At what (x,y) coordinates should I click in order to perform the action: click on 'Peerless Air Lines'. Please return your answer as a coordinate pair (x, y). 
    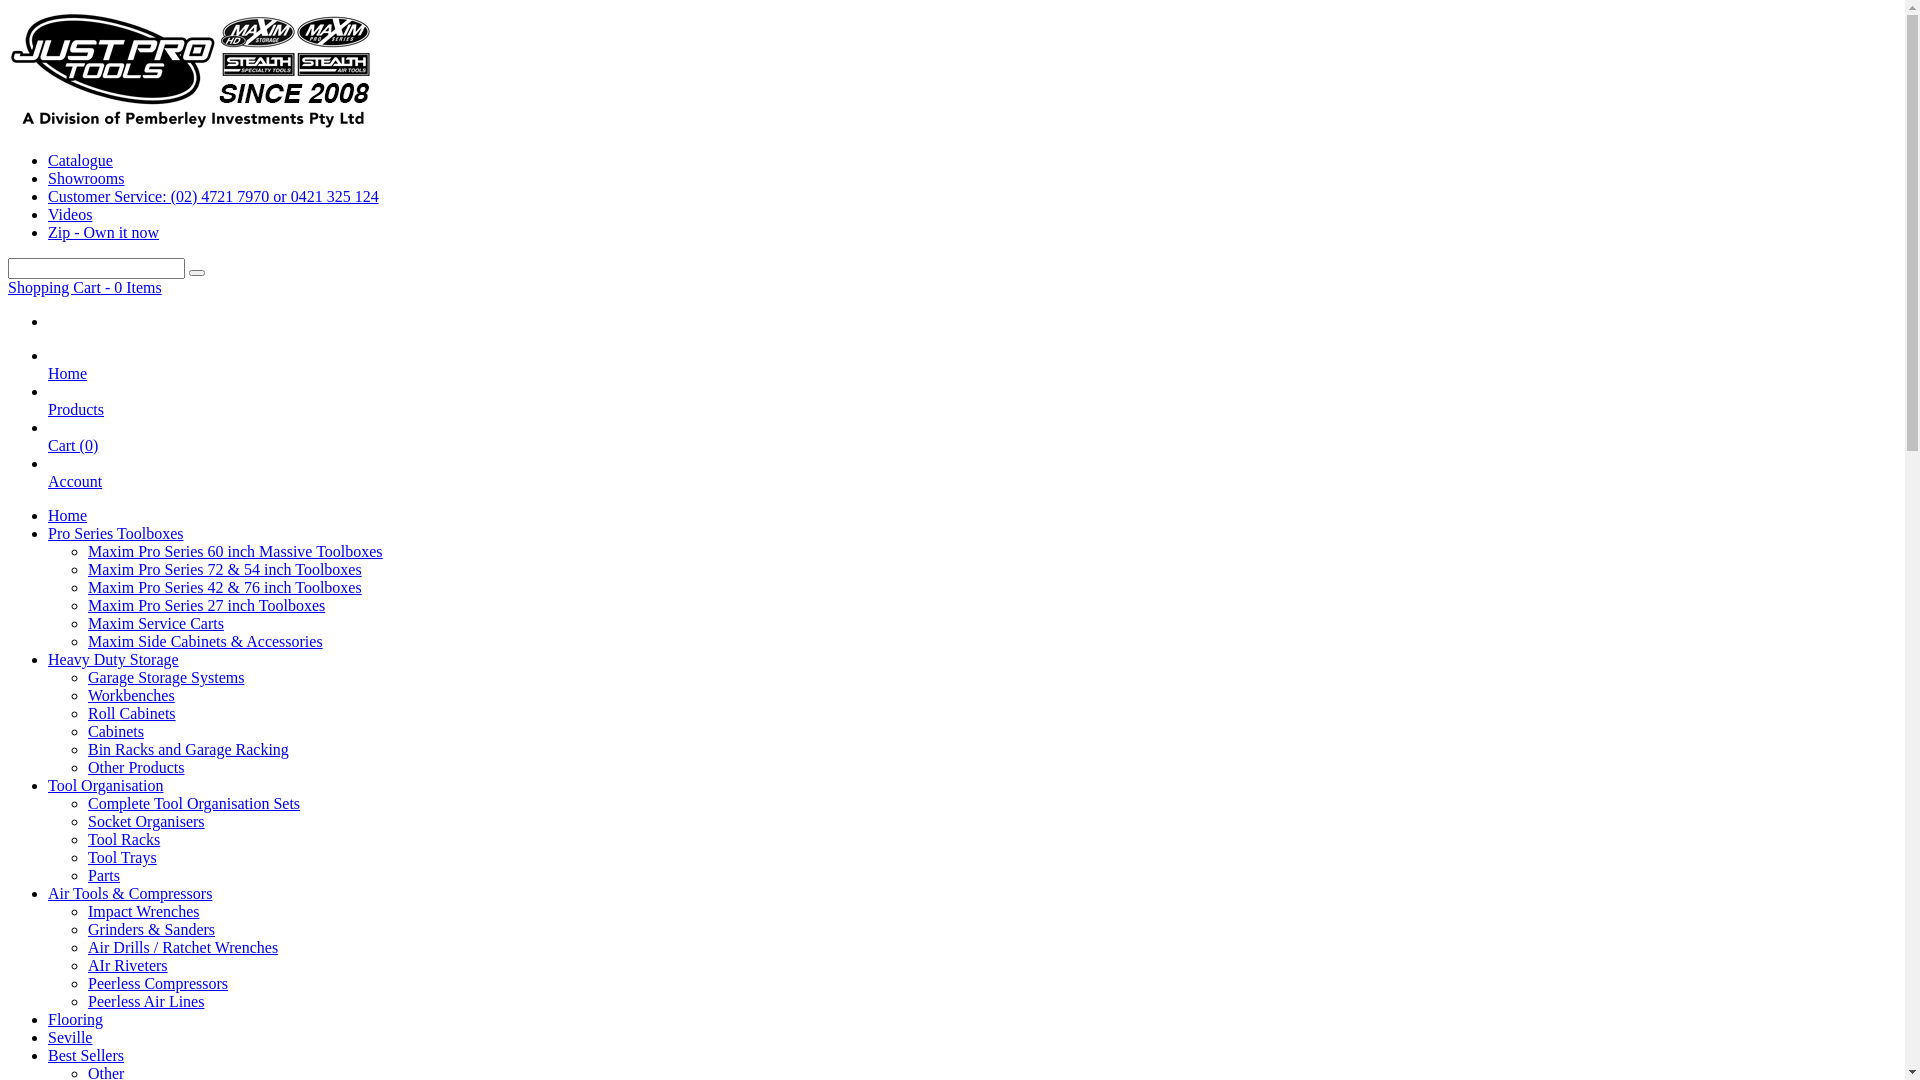
    Looking at the image, I should click on (144, 1001).